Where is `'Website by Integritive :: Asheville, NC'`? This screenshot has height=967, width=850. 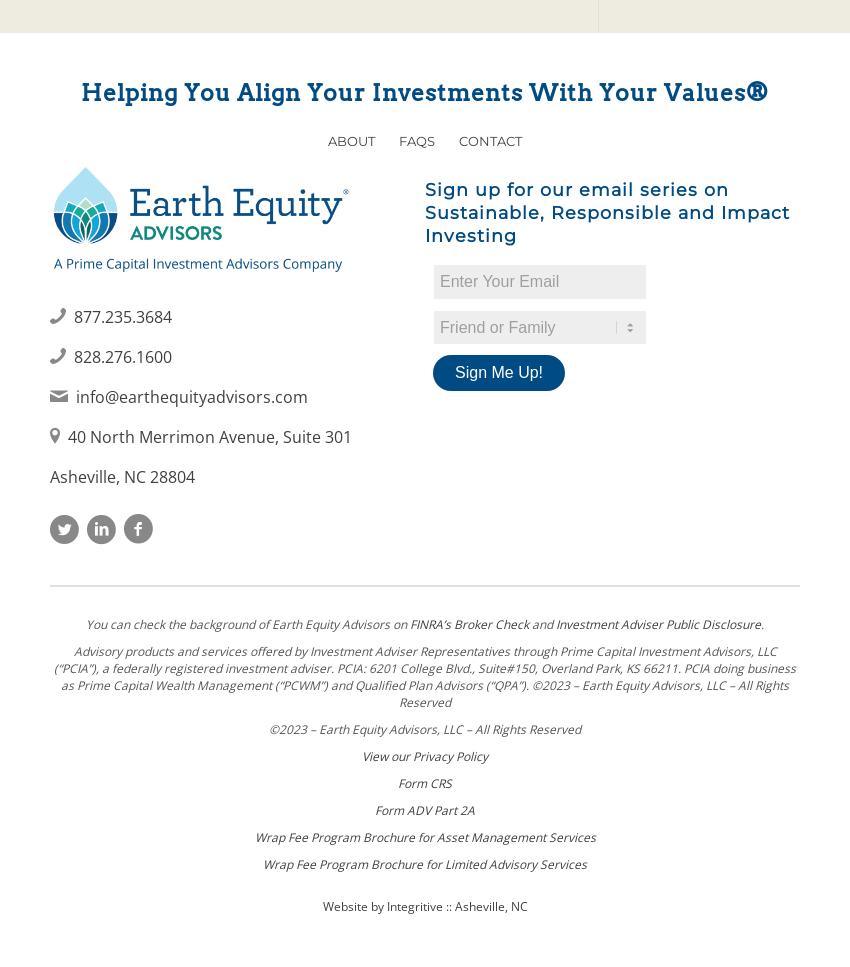
'Website by Integritive :: Asheville, NC' is located at coordinates (424, 905).